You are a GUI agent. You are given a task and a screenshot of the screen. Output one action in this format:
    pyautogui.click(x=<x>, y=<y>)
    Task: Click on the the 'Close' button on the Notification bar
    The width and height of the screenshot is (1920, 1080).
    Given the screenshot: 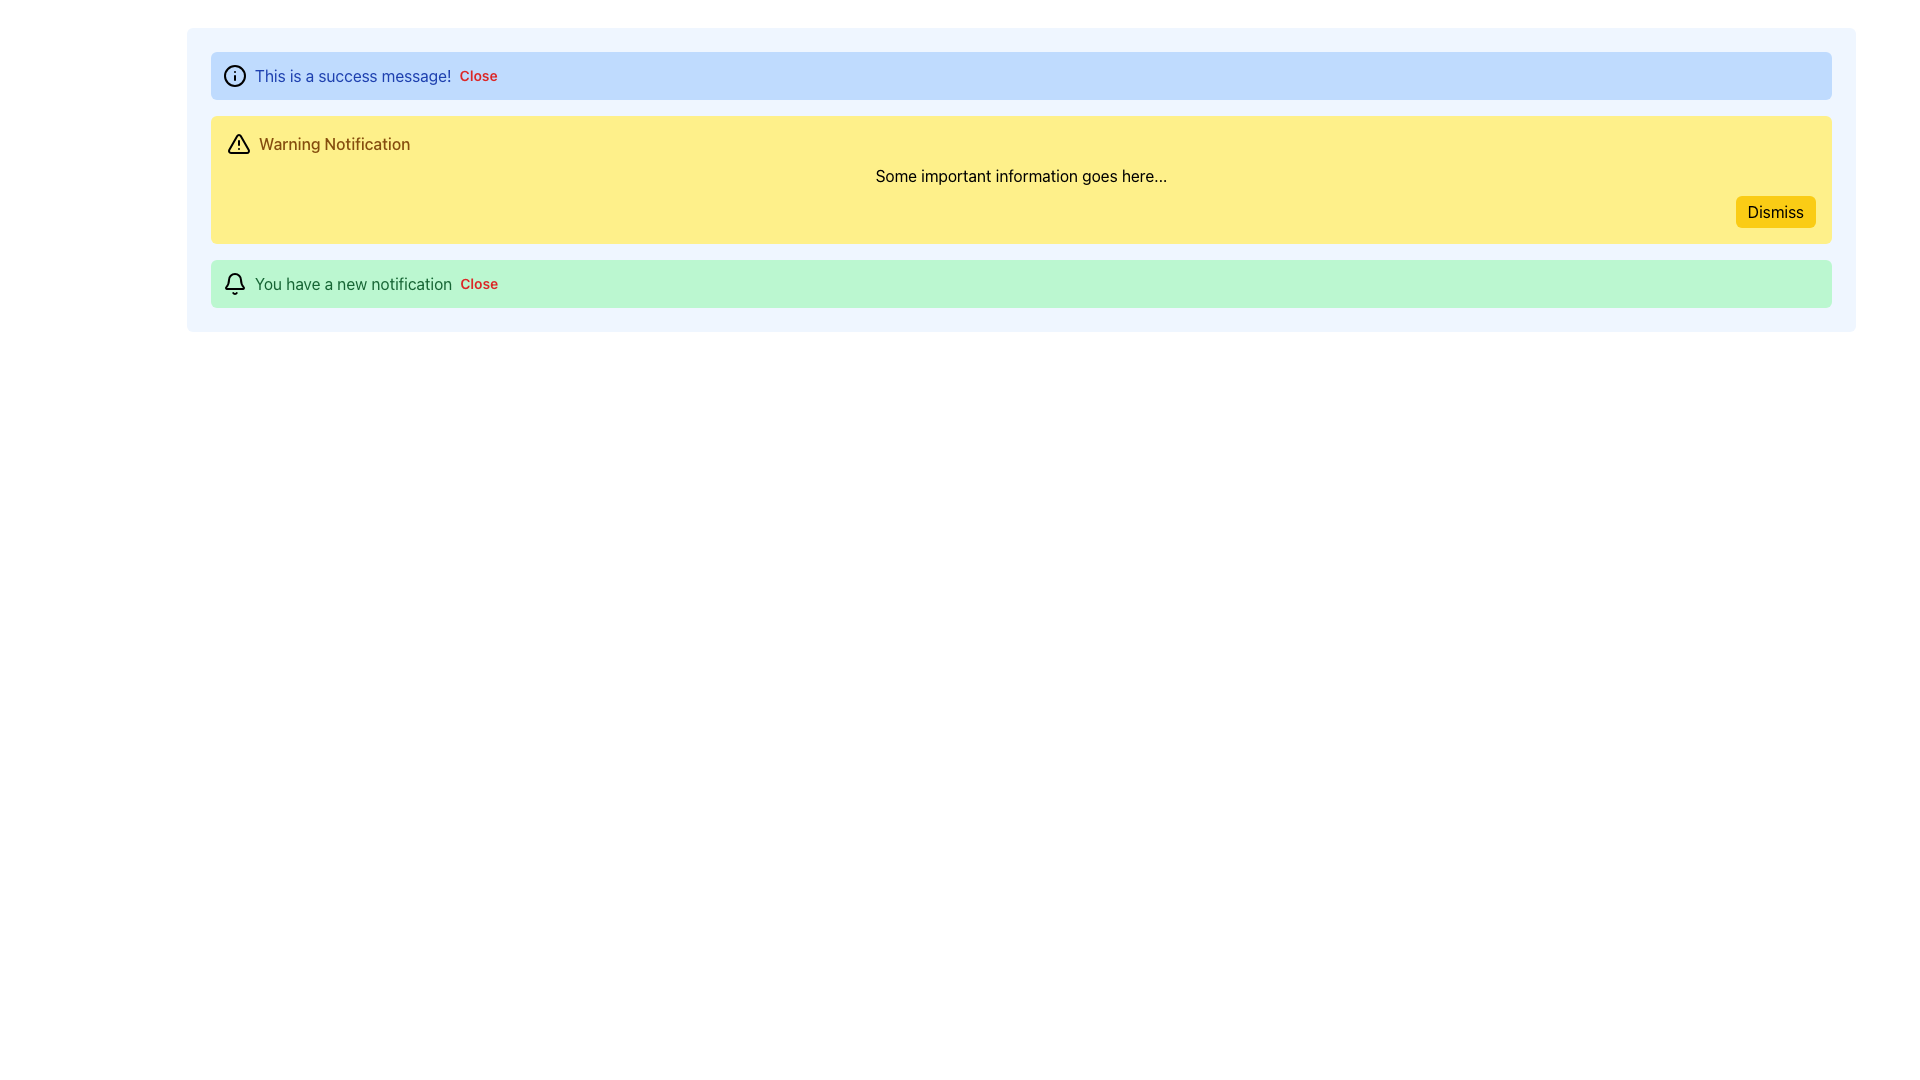 What is the action you would take?
    pyautogui.click(x=1021, y=284)
    